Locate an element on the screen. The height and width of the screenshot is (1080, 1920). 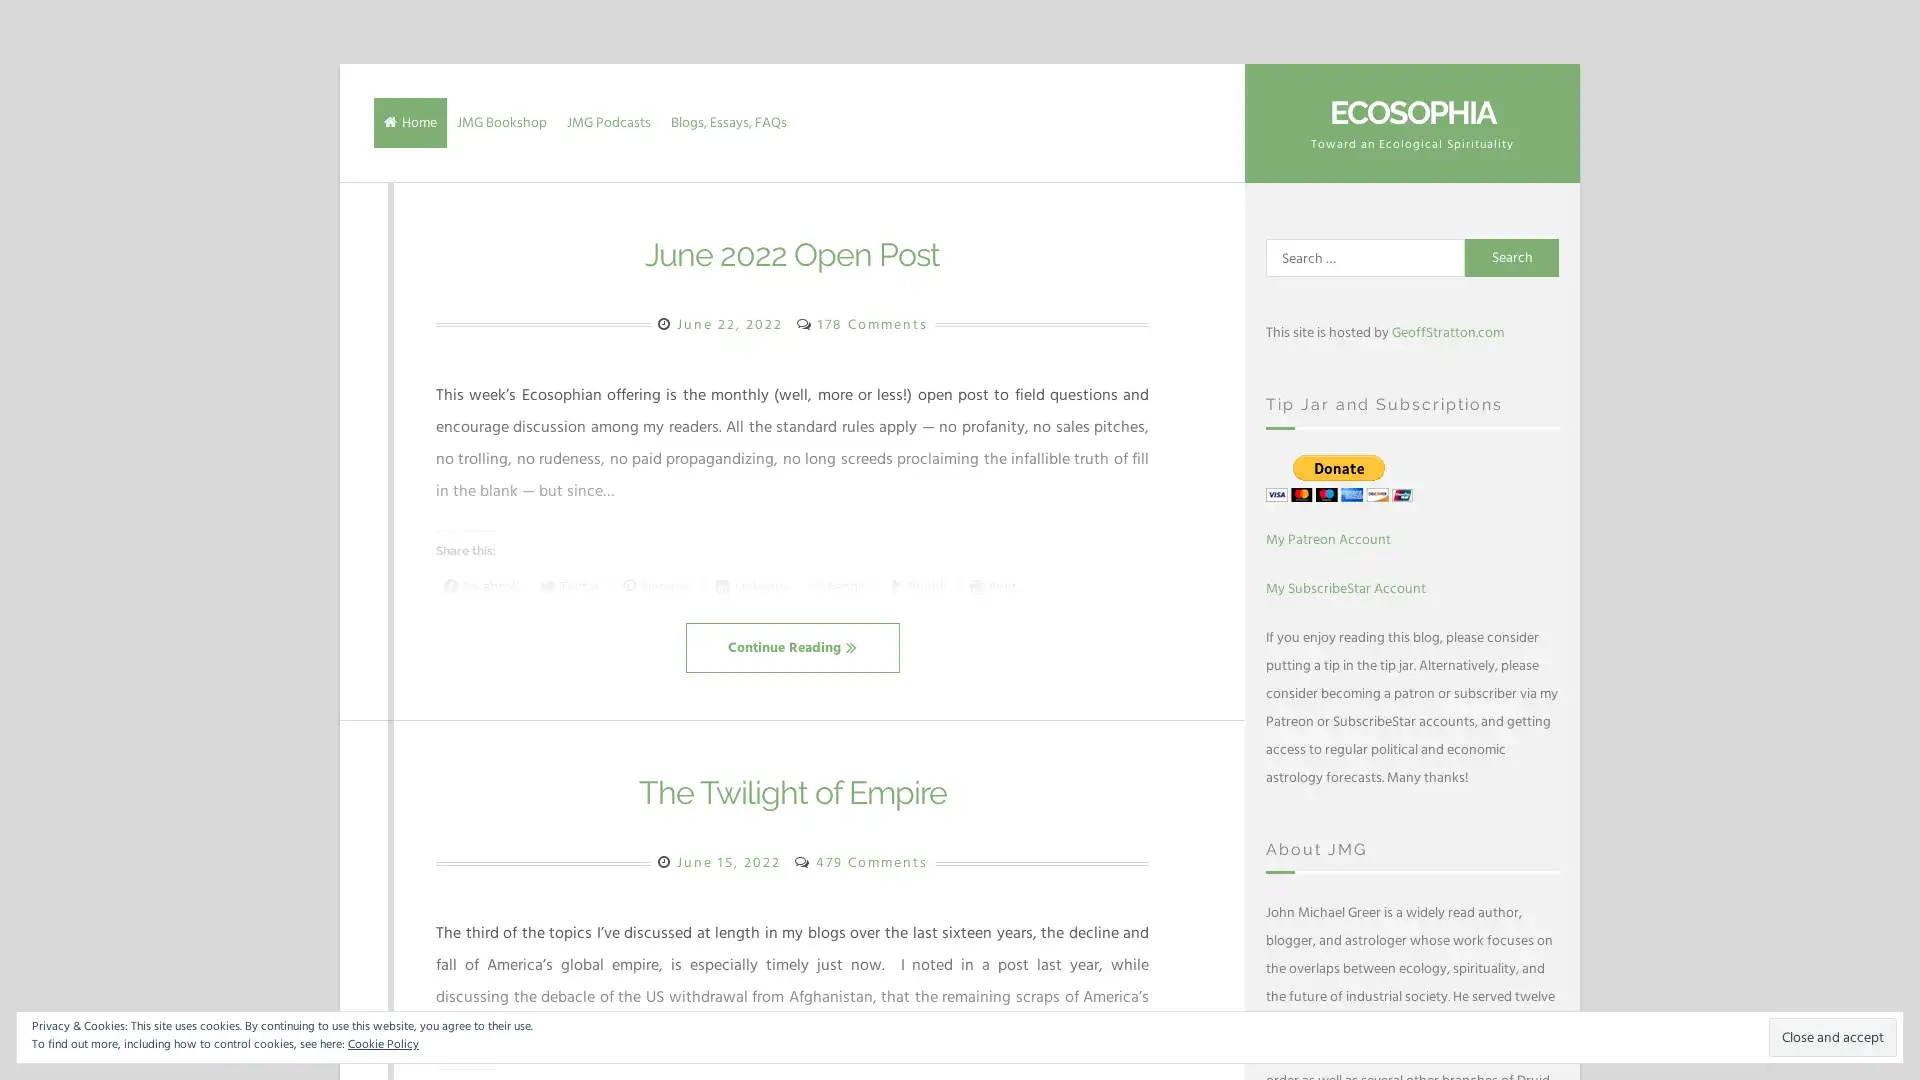
Close and accept is located at coordinates (1833, 1036).